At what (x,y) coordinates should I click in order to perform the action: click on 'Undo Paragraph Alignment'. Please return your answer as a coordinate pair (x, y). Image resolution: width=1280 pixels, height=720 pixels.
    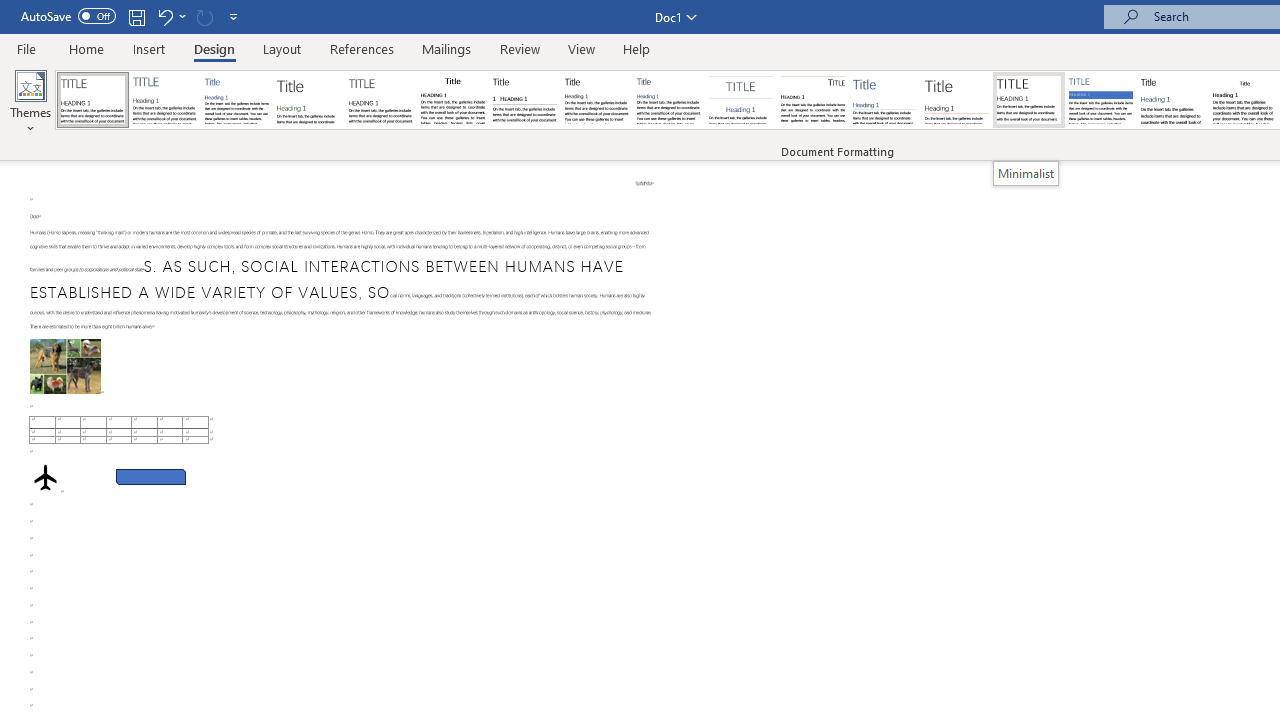
    Looking at the image, I should click on (170, 16).